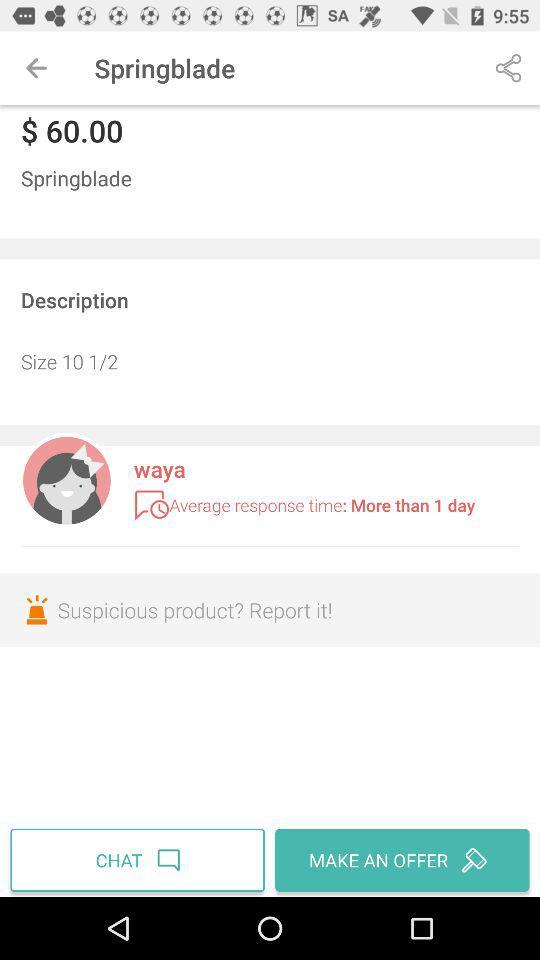 This screenshot has height=960, width=540. Describe the element at coordinates (399, 859) in the screenshot. I see `the icon to the right of the chat` at that location.